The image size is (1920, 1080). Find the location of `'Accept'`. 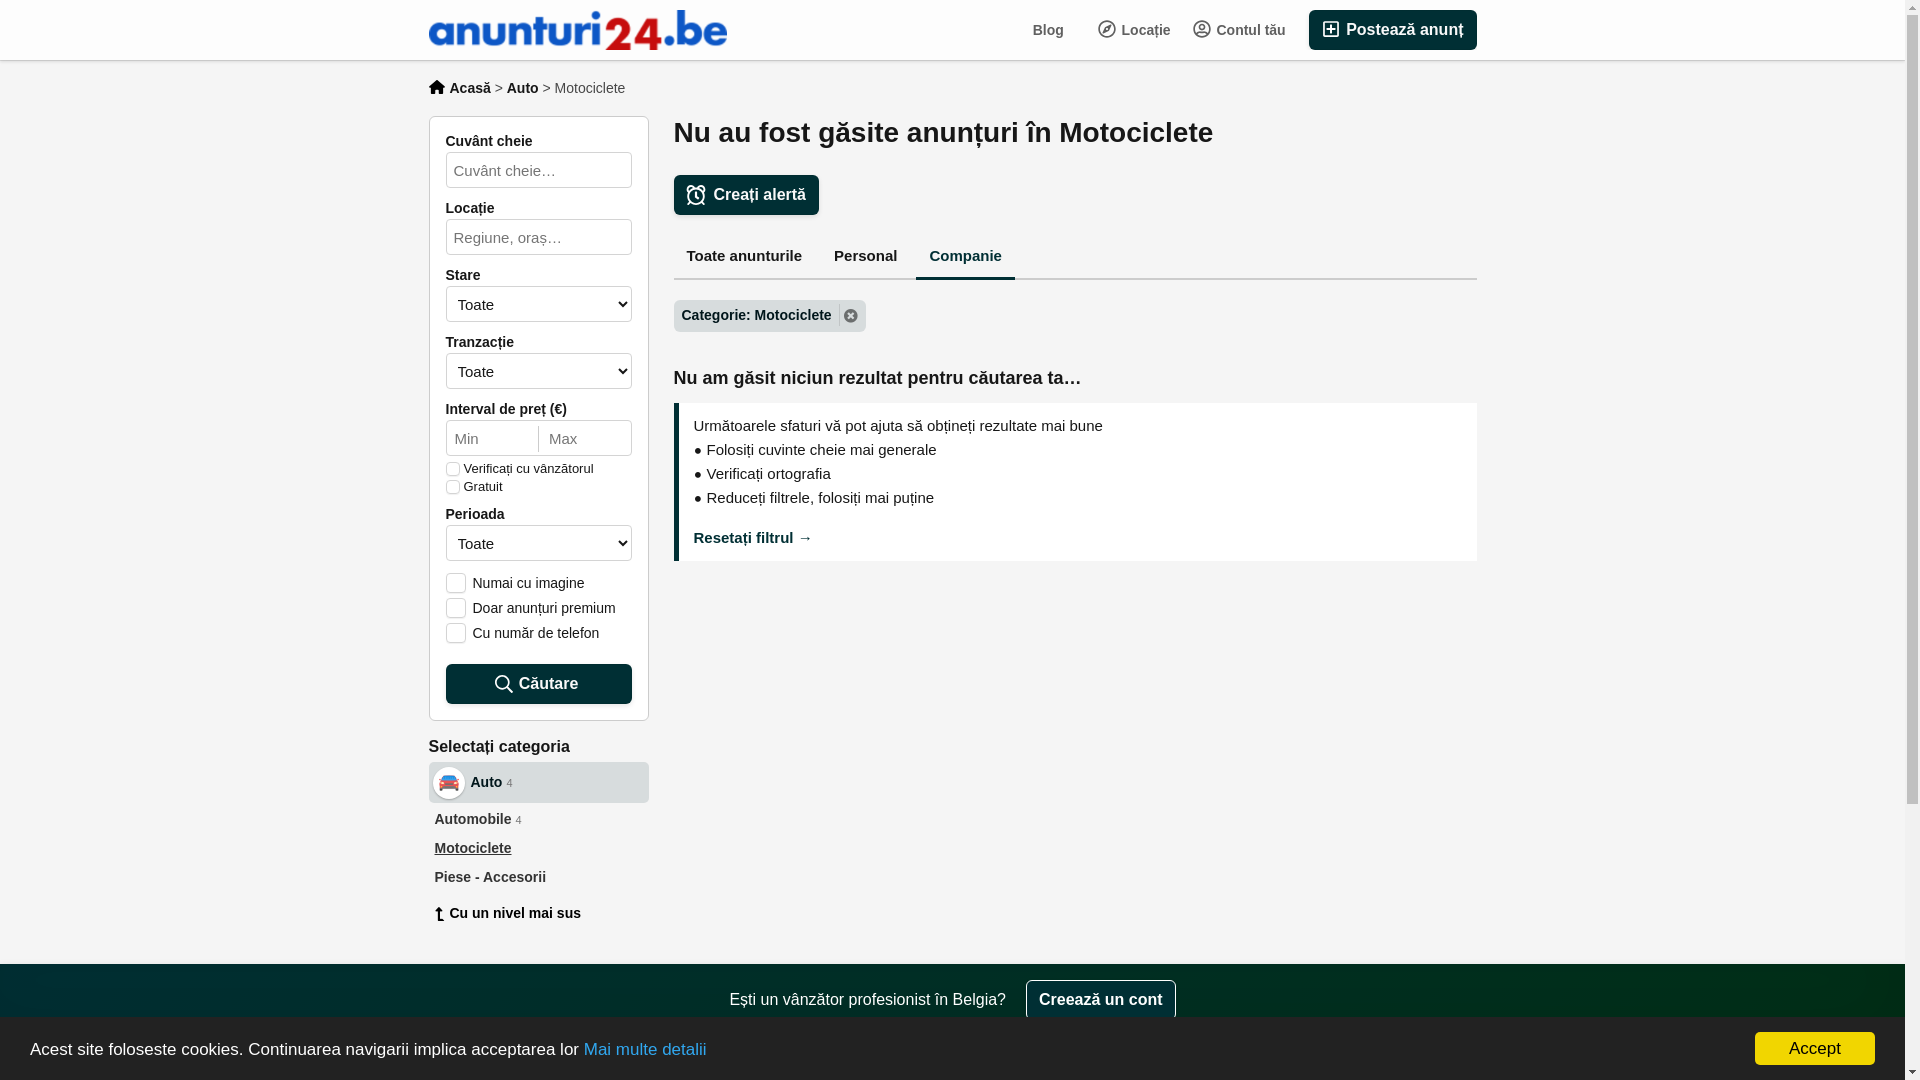

'Accept' is located at coordinates (1814, 1047).